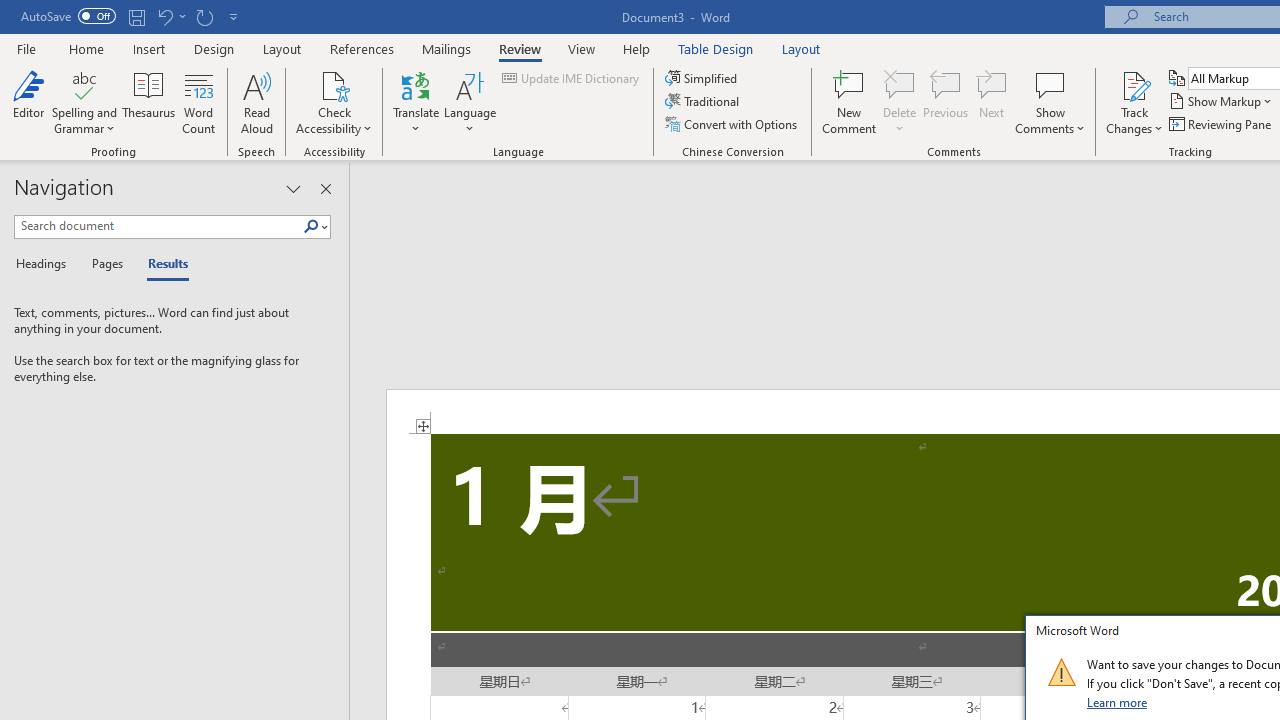 This screenshot has width=1280, height=720. Describe the element at coordinates (204, 16) in the screenshot. I see `'Repeat Doc Close'` at that location.